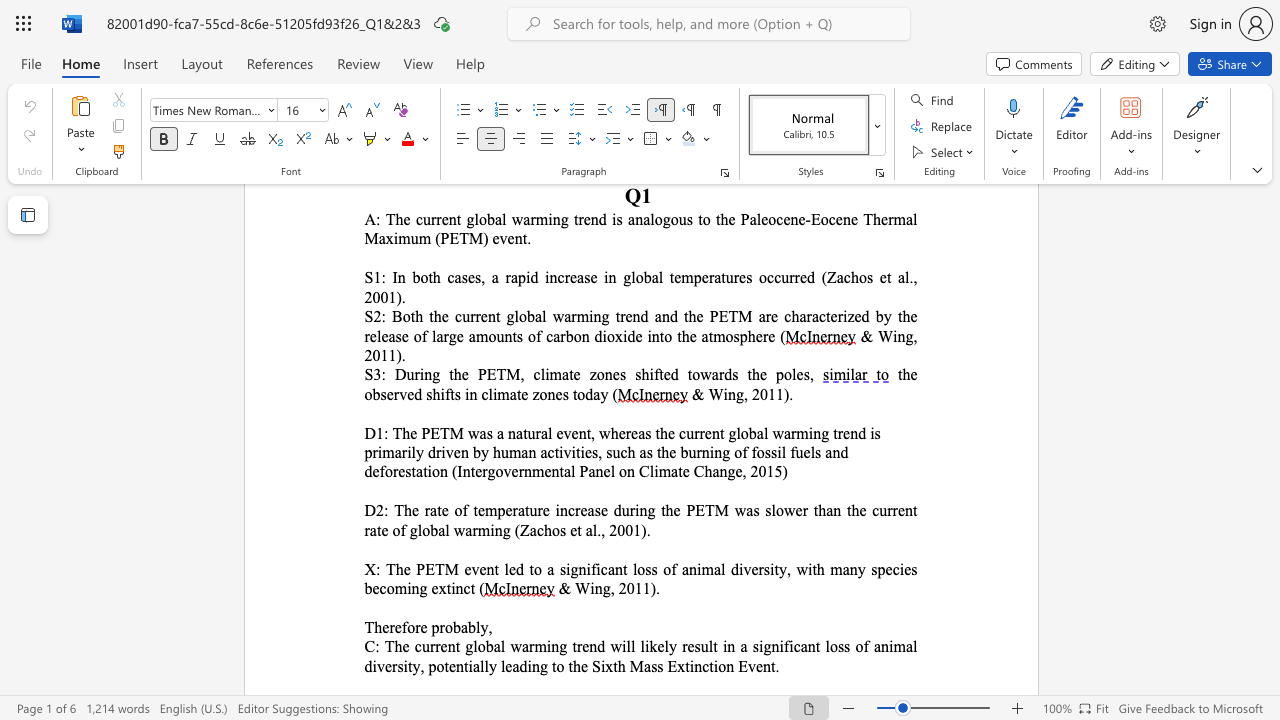  What do you see at coordinates (650, 587) in the screenshot?
I see `the subset text ")." within the text "& Wing, 2011)."` at bounding box center [650, 587].